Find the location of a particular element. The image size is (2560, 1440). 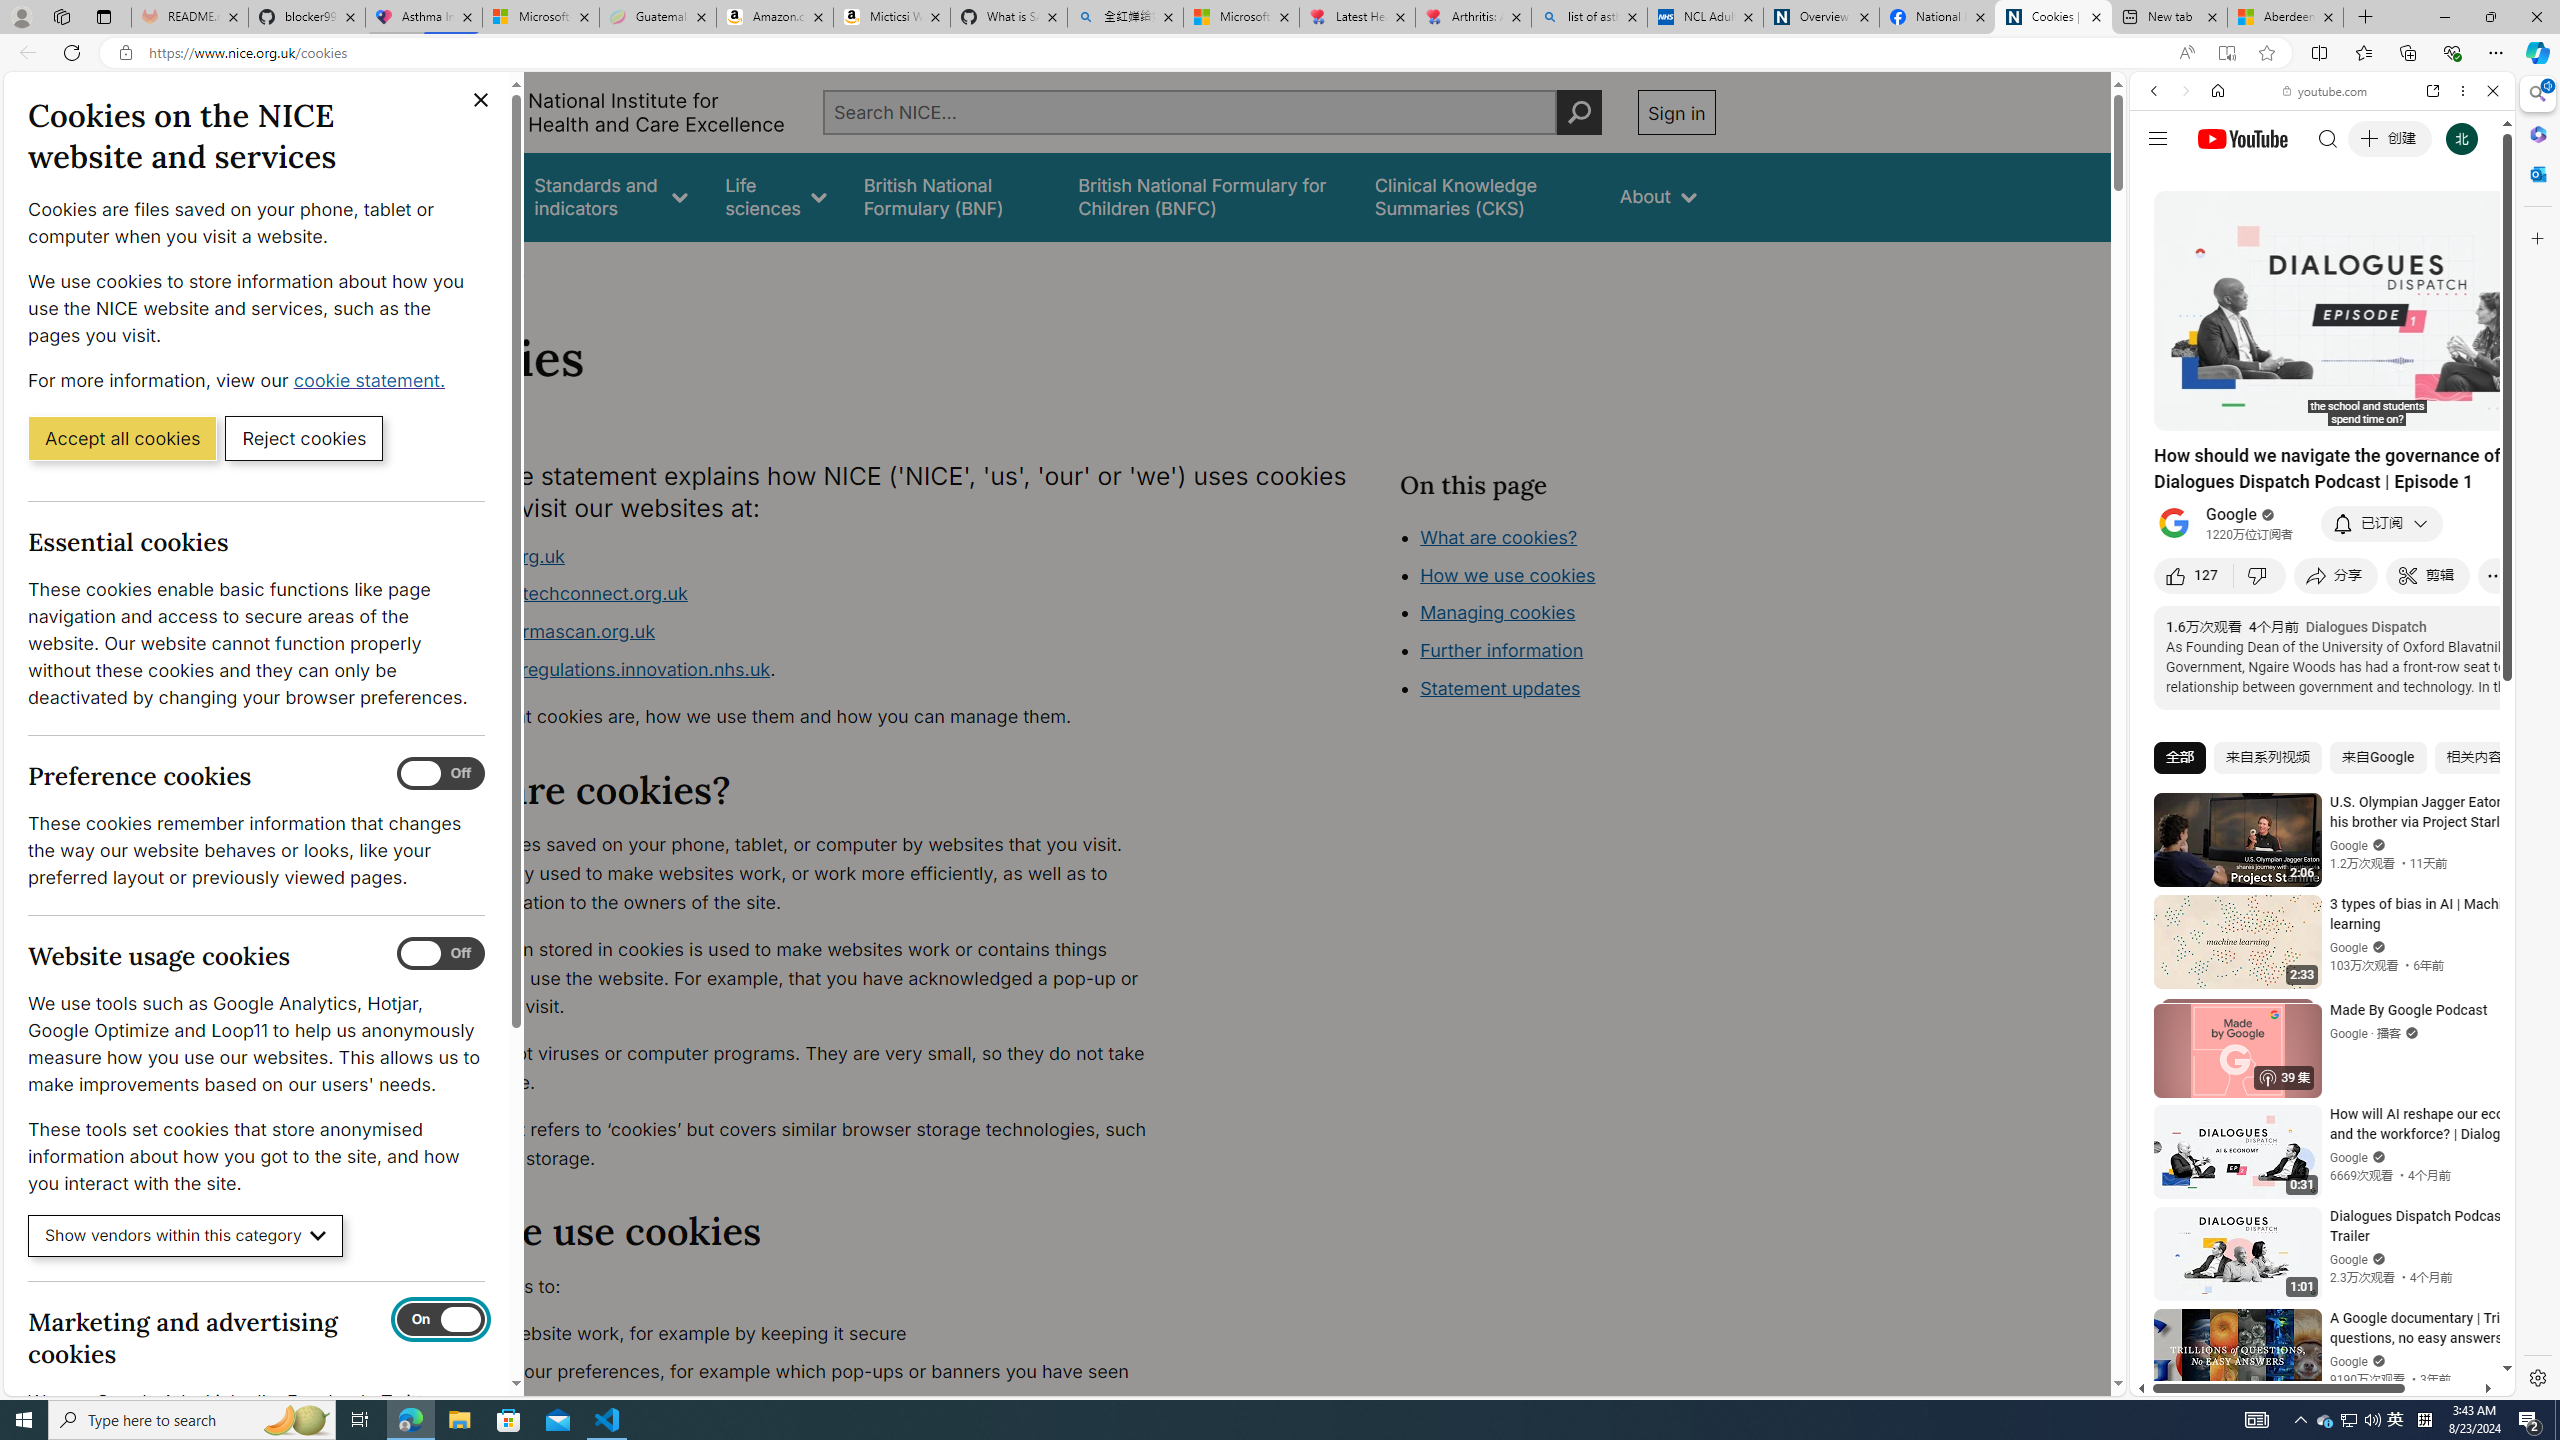

'WEB  ' is located at coordinates (2162, 229).